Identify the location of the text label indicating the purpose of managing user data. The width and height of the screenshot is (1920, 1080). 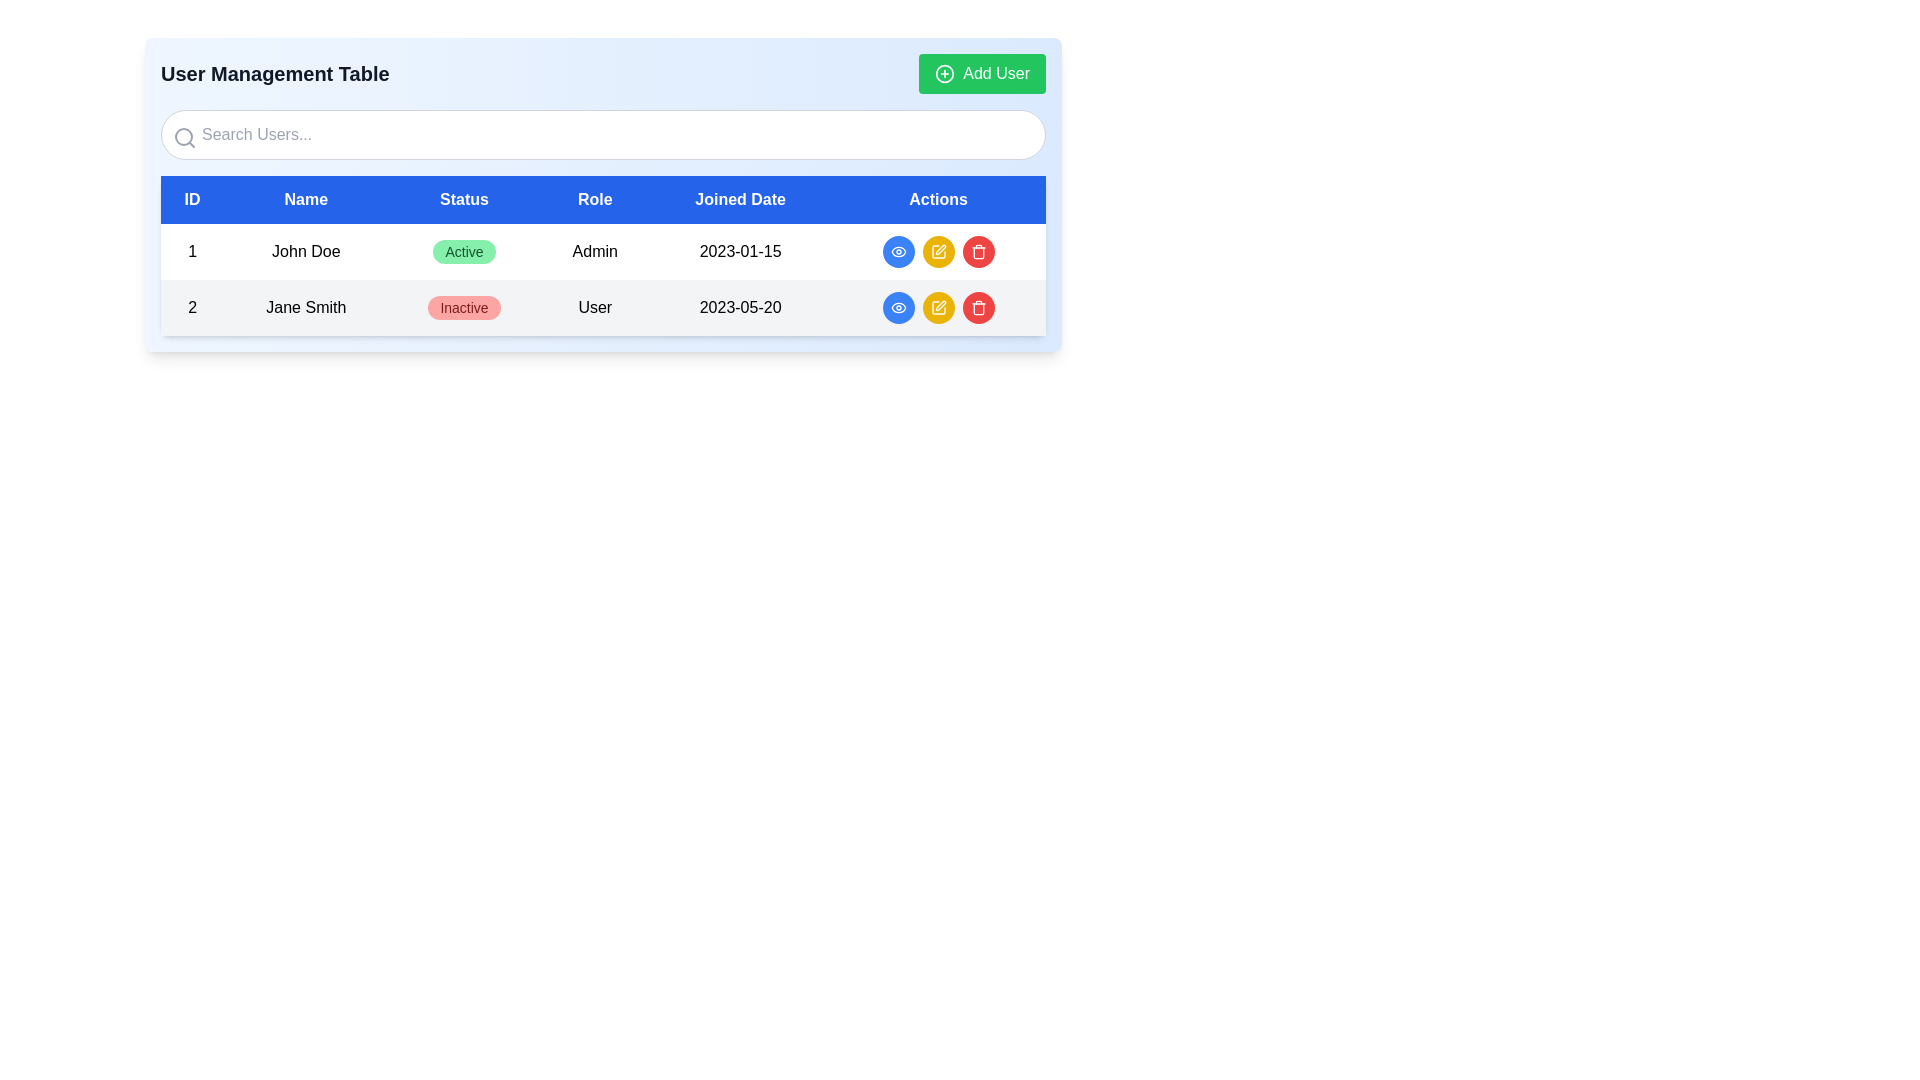
(274, 72).